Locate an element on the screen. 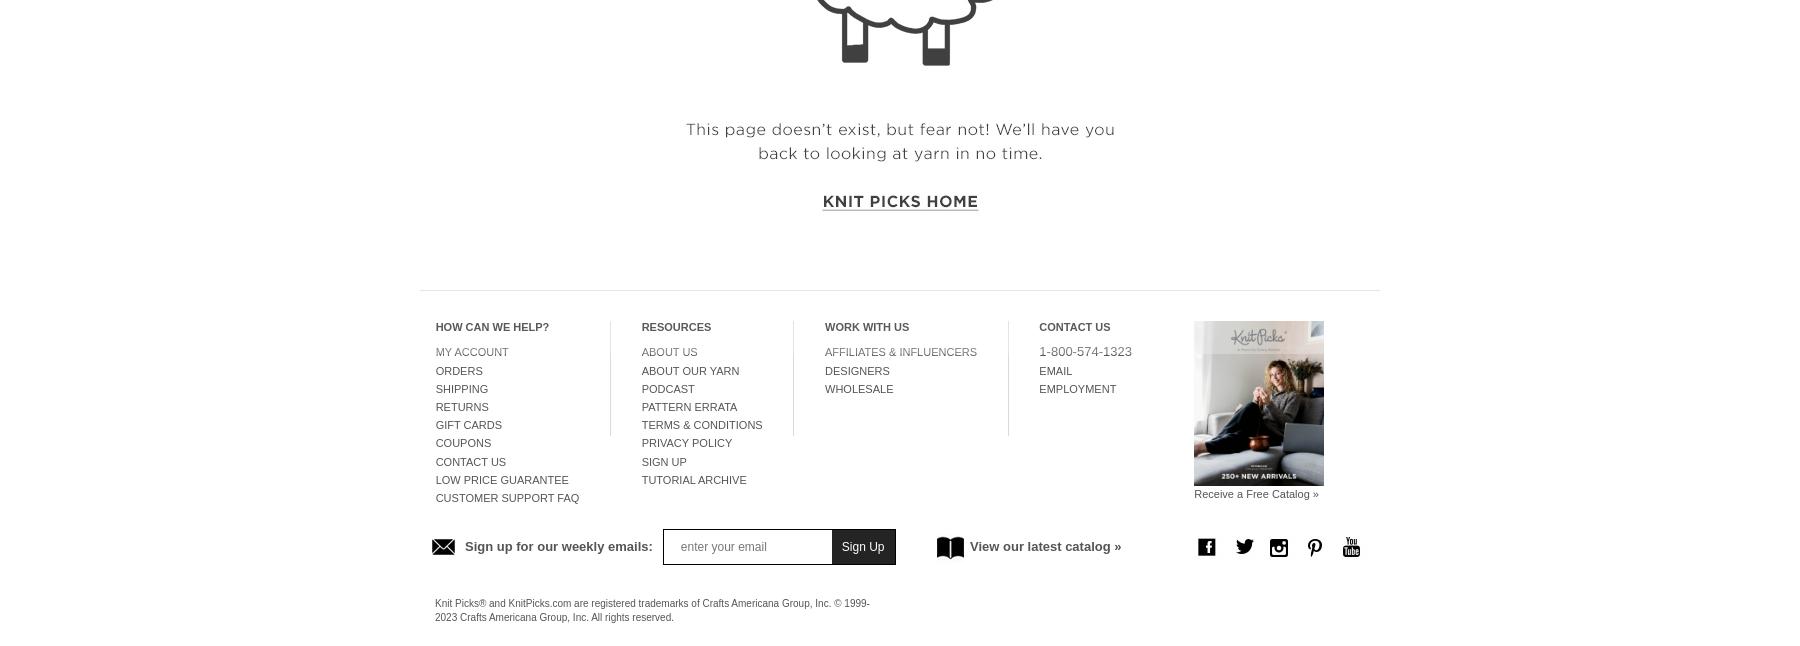  'Sign up for our weekly emails:' is located at coordinates (557, 545).